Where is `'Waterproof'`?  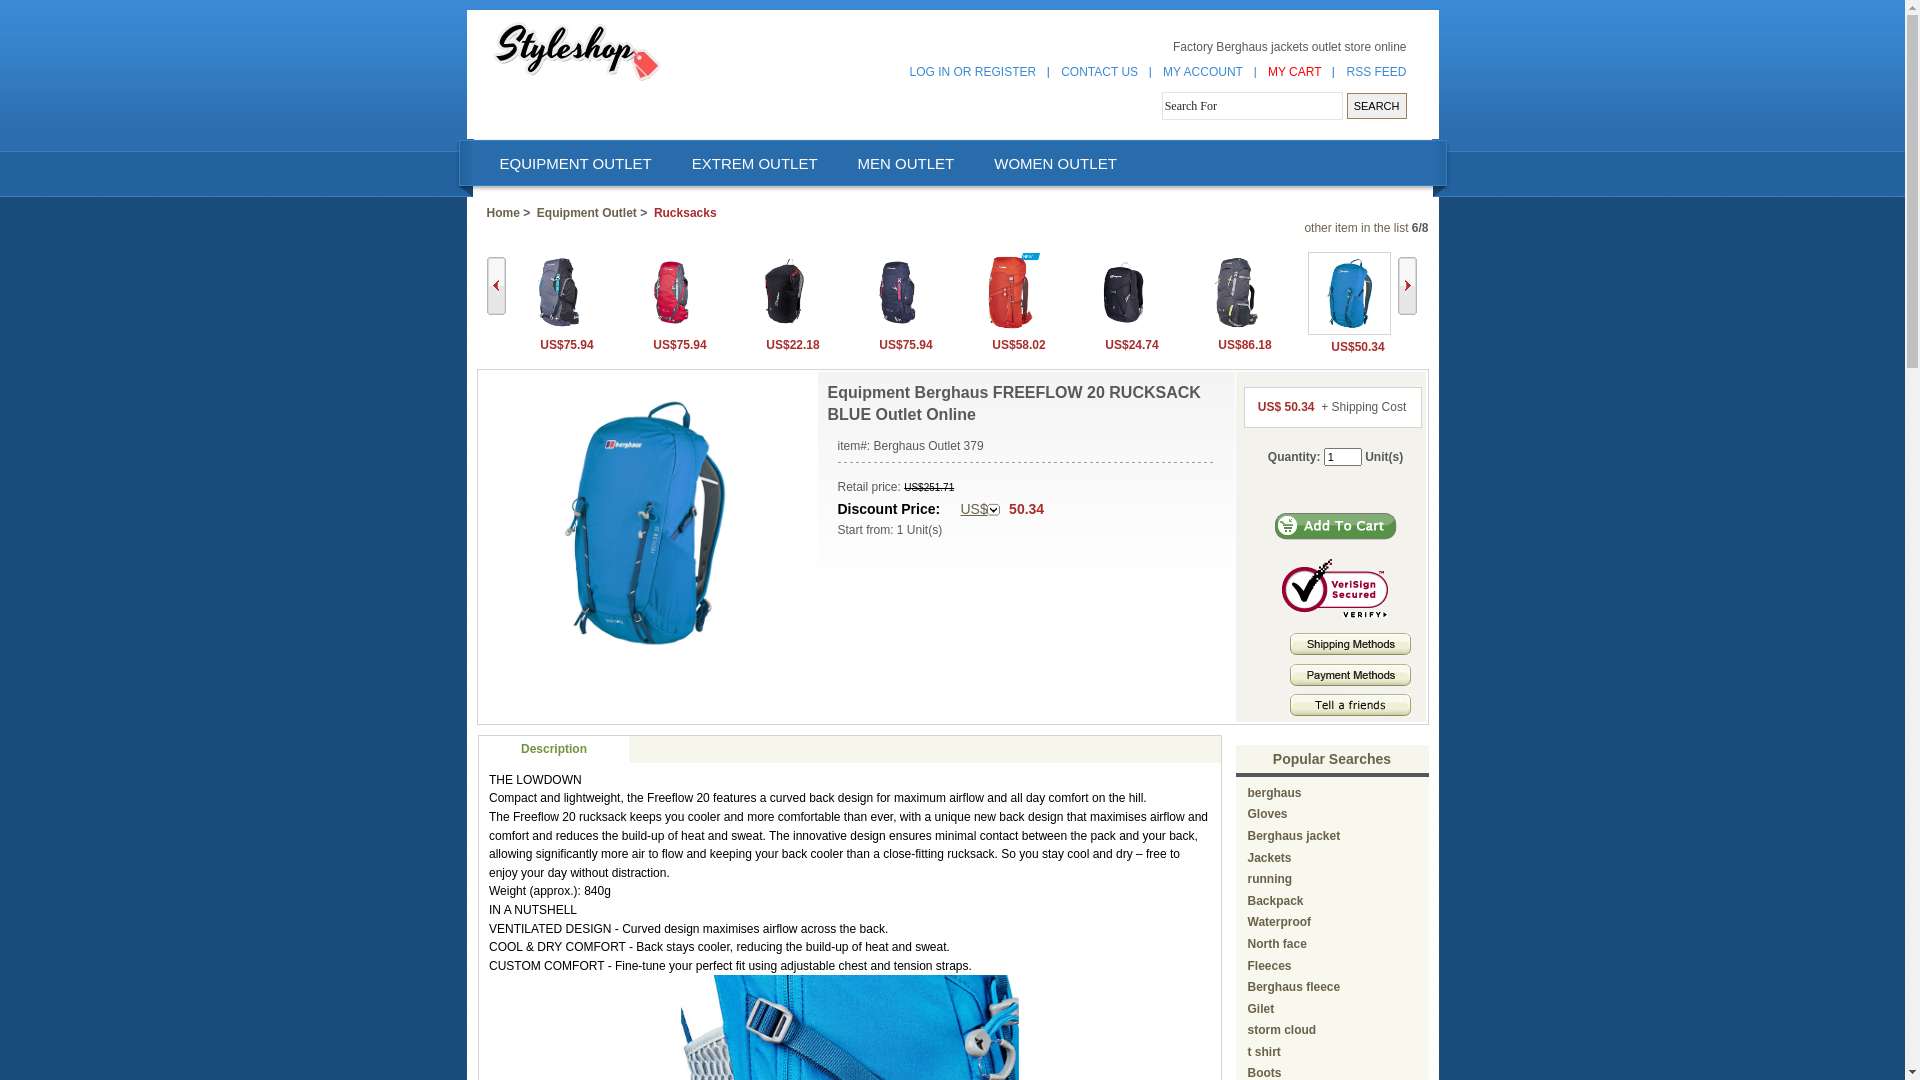 'Waterproof' is located at coordinates (1280, 921).